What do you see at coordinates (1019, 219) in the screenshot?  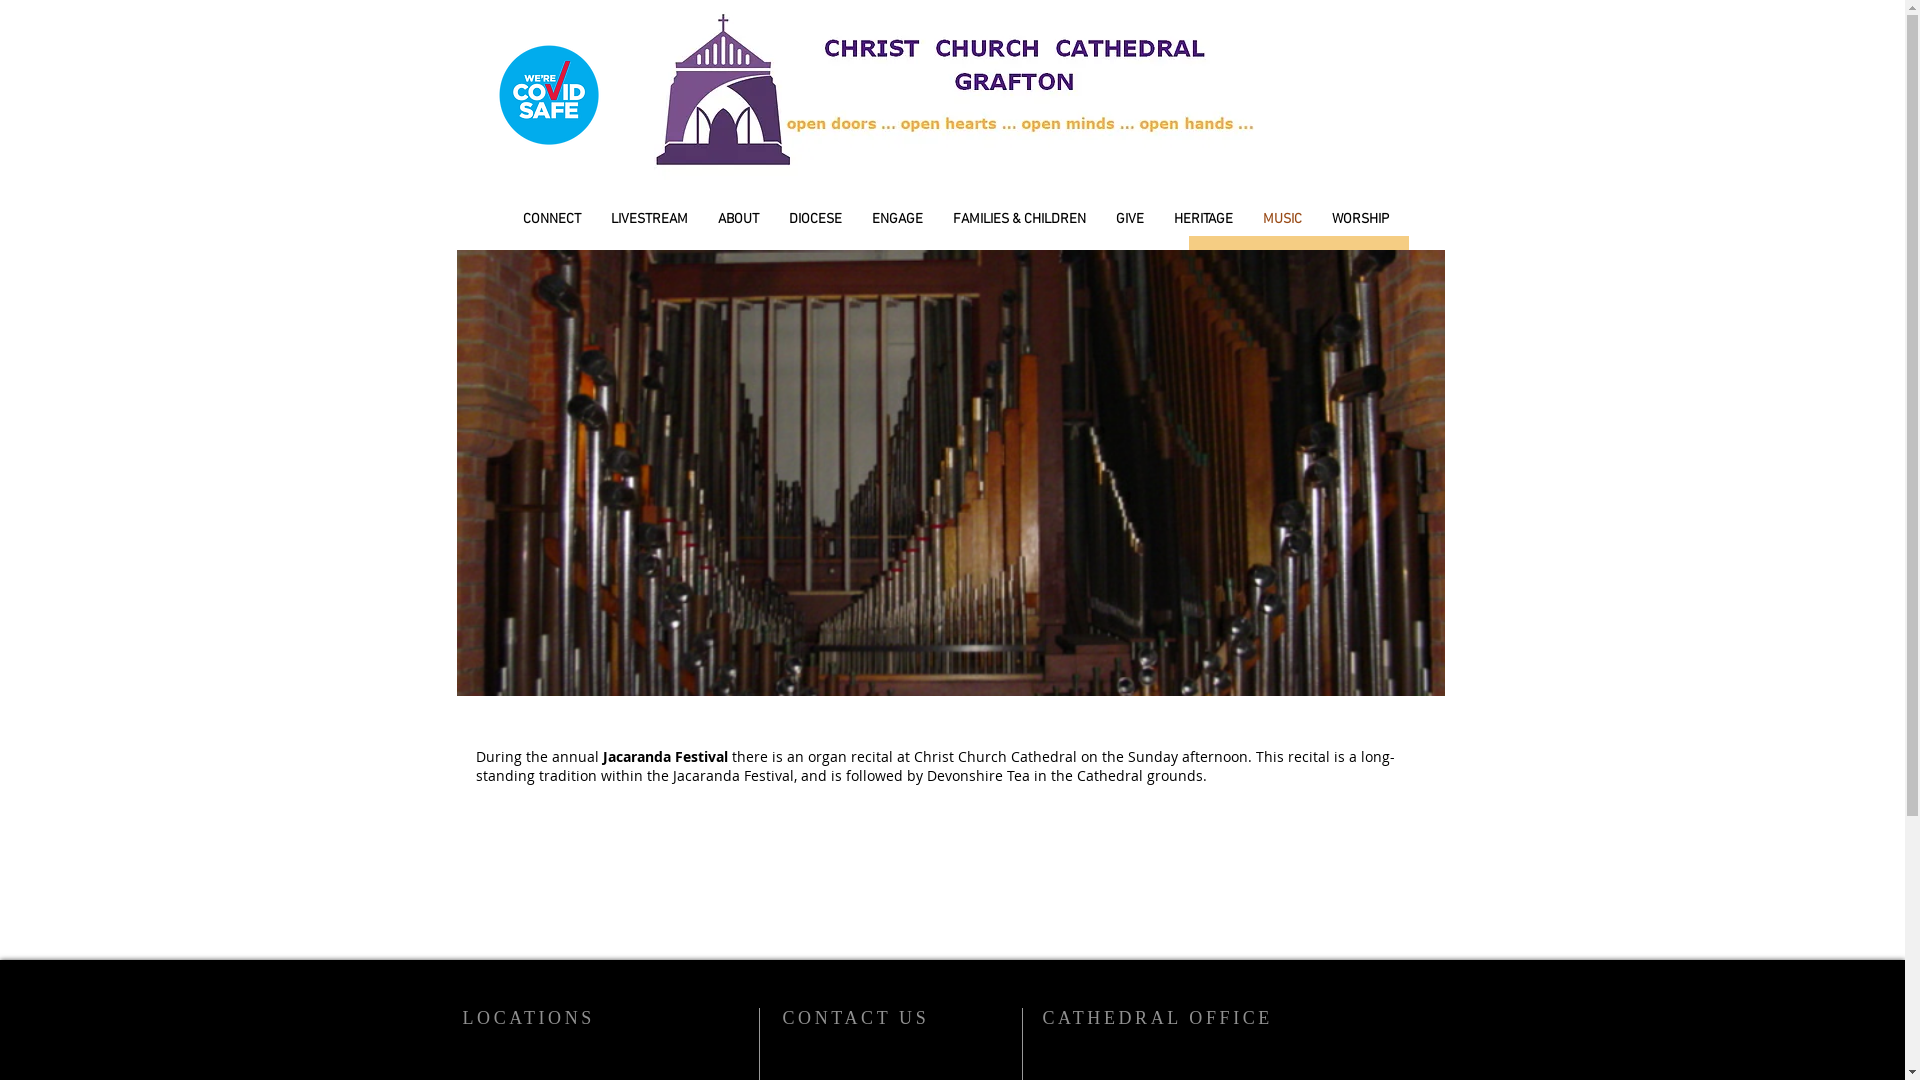 I see `'FAMILIES & CHILDREN'` at bounding box center [1019, 219].